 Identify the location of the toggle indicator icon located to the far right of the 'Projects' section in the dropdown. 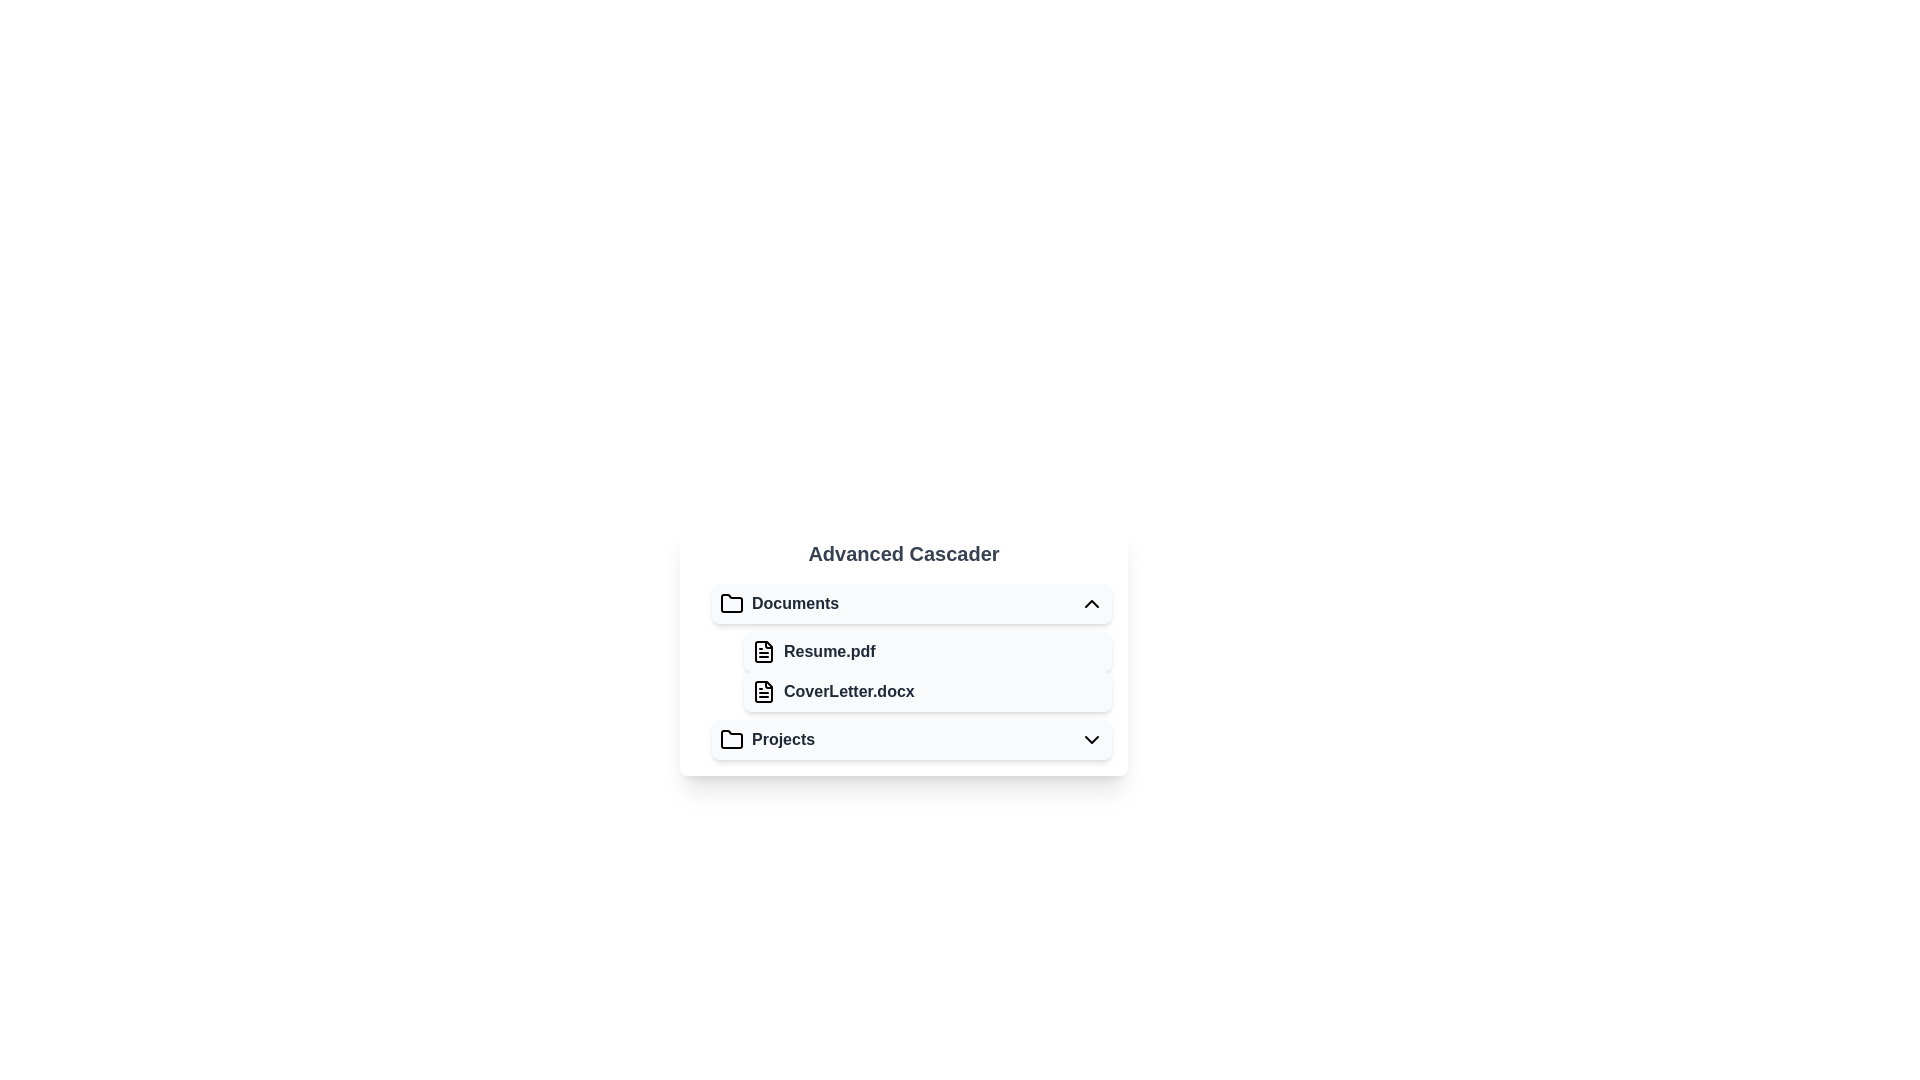
(1090, 740).